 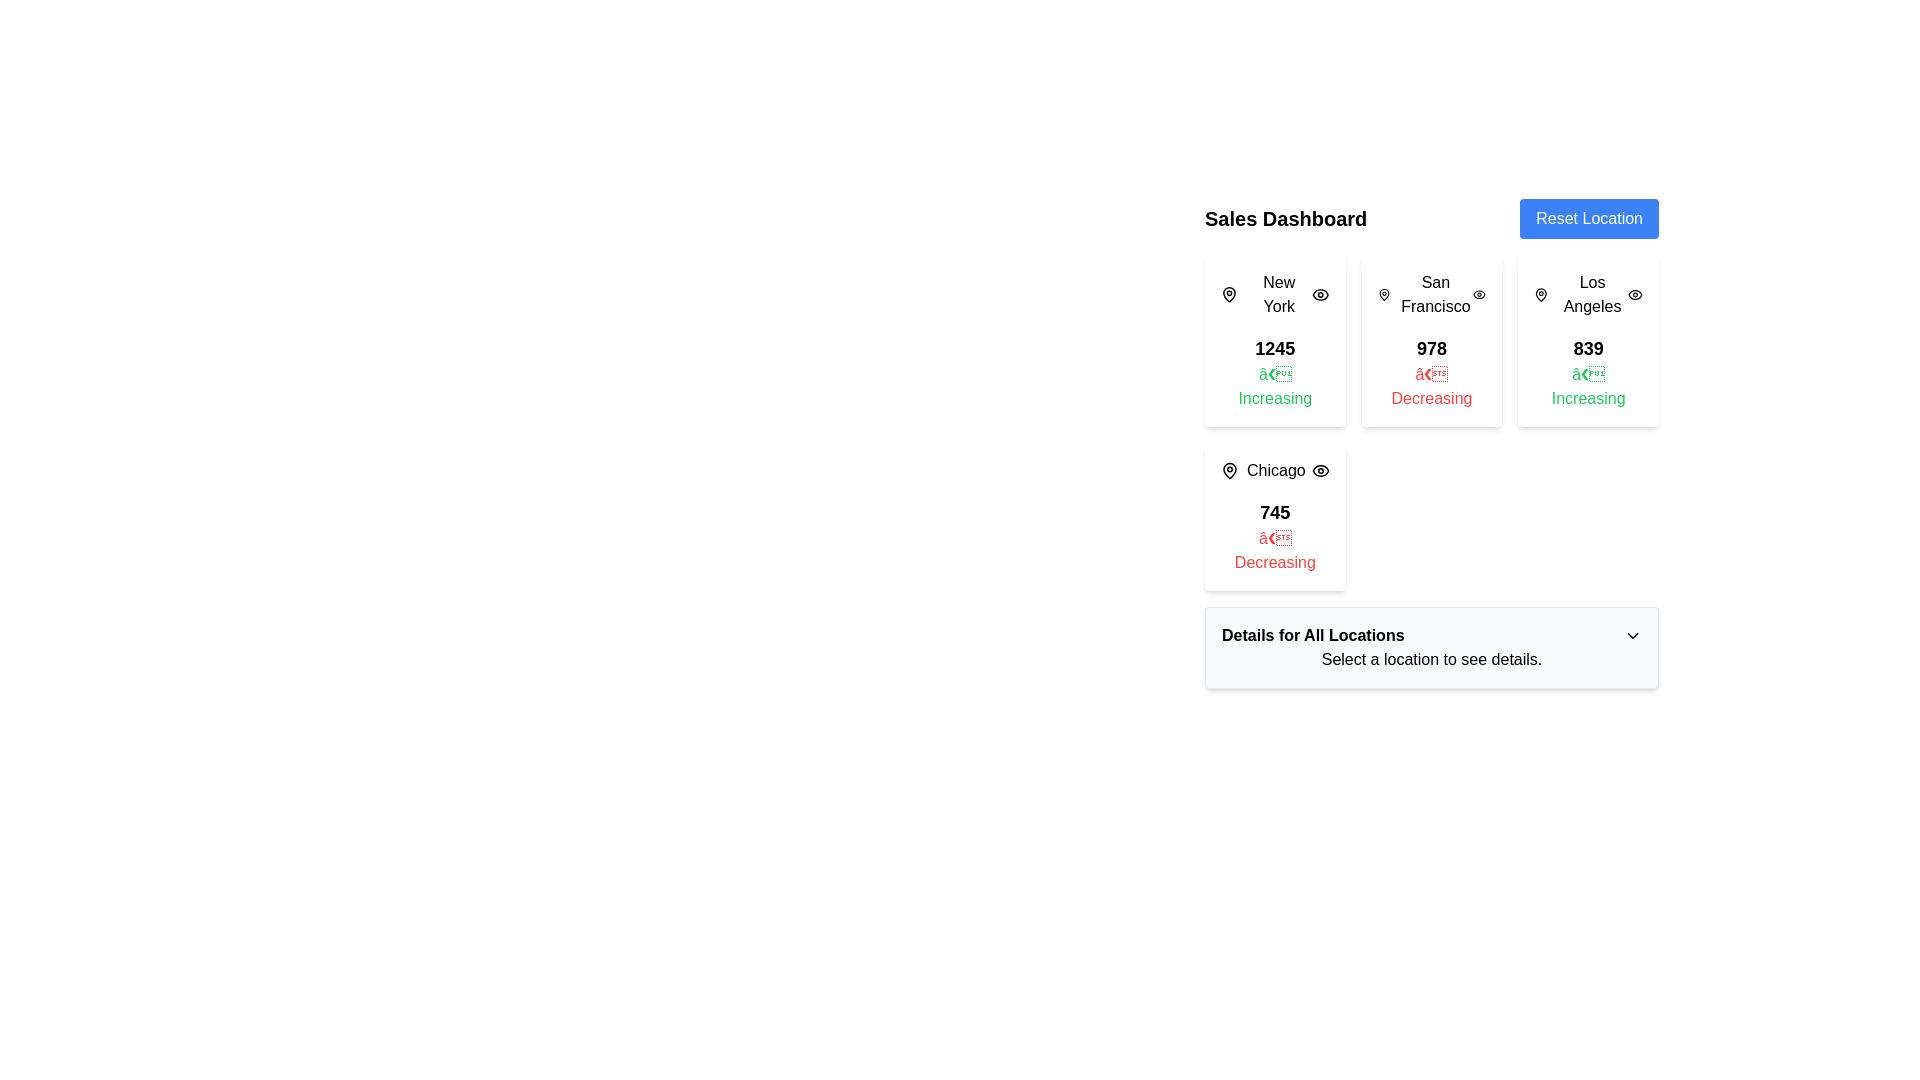 What do you see at coordinates (1430, 347) in the screenshot?
I see `the Static Text Display that shows a numerical statistic related to 'San Francisco', positioned below the 'San Francisco' label and above the 'Decreasing' text` at bounding box center [1430, 347].